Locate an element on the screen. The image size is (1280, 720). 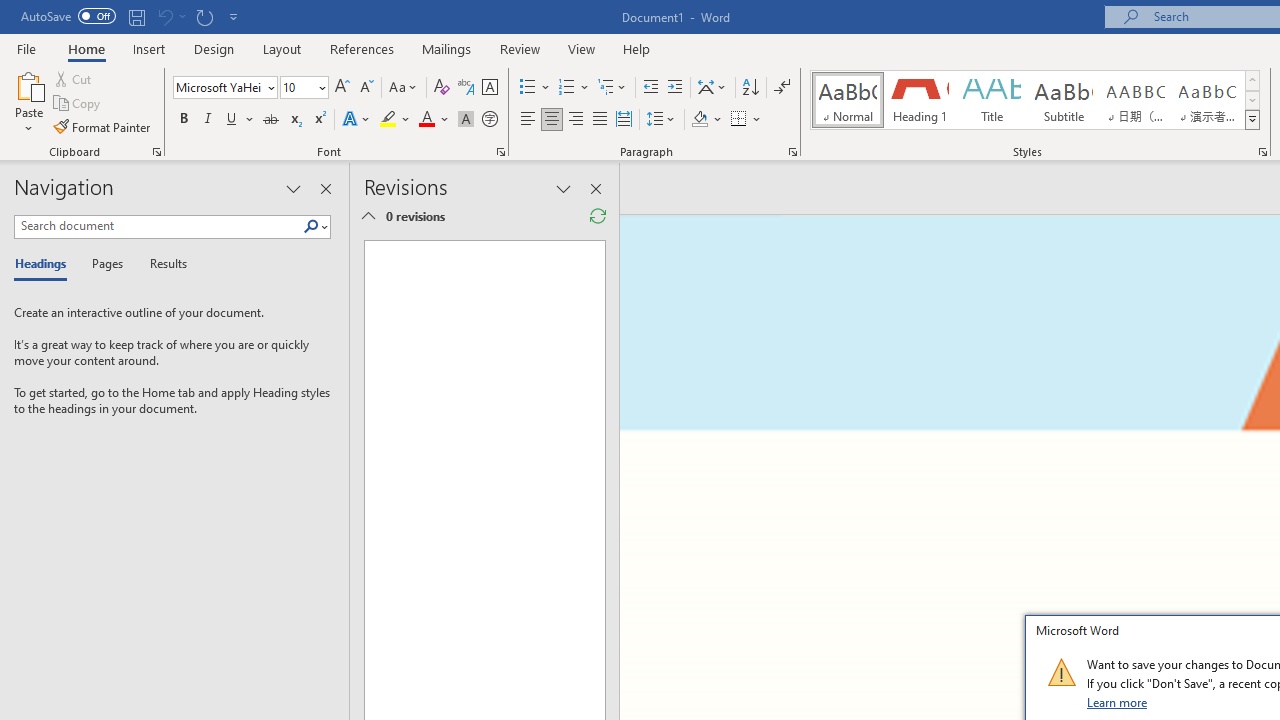
'Repeat Doc Close' is located at coordinates (204, 16).